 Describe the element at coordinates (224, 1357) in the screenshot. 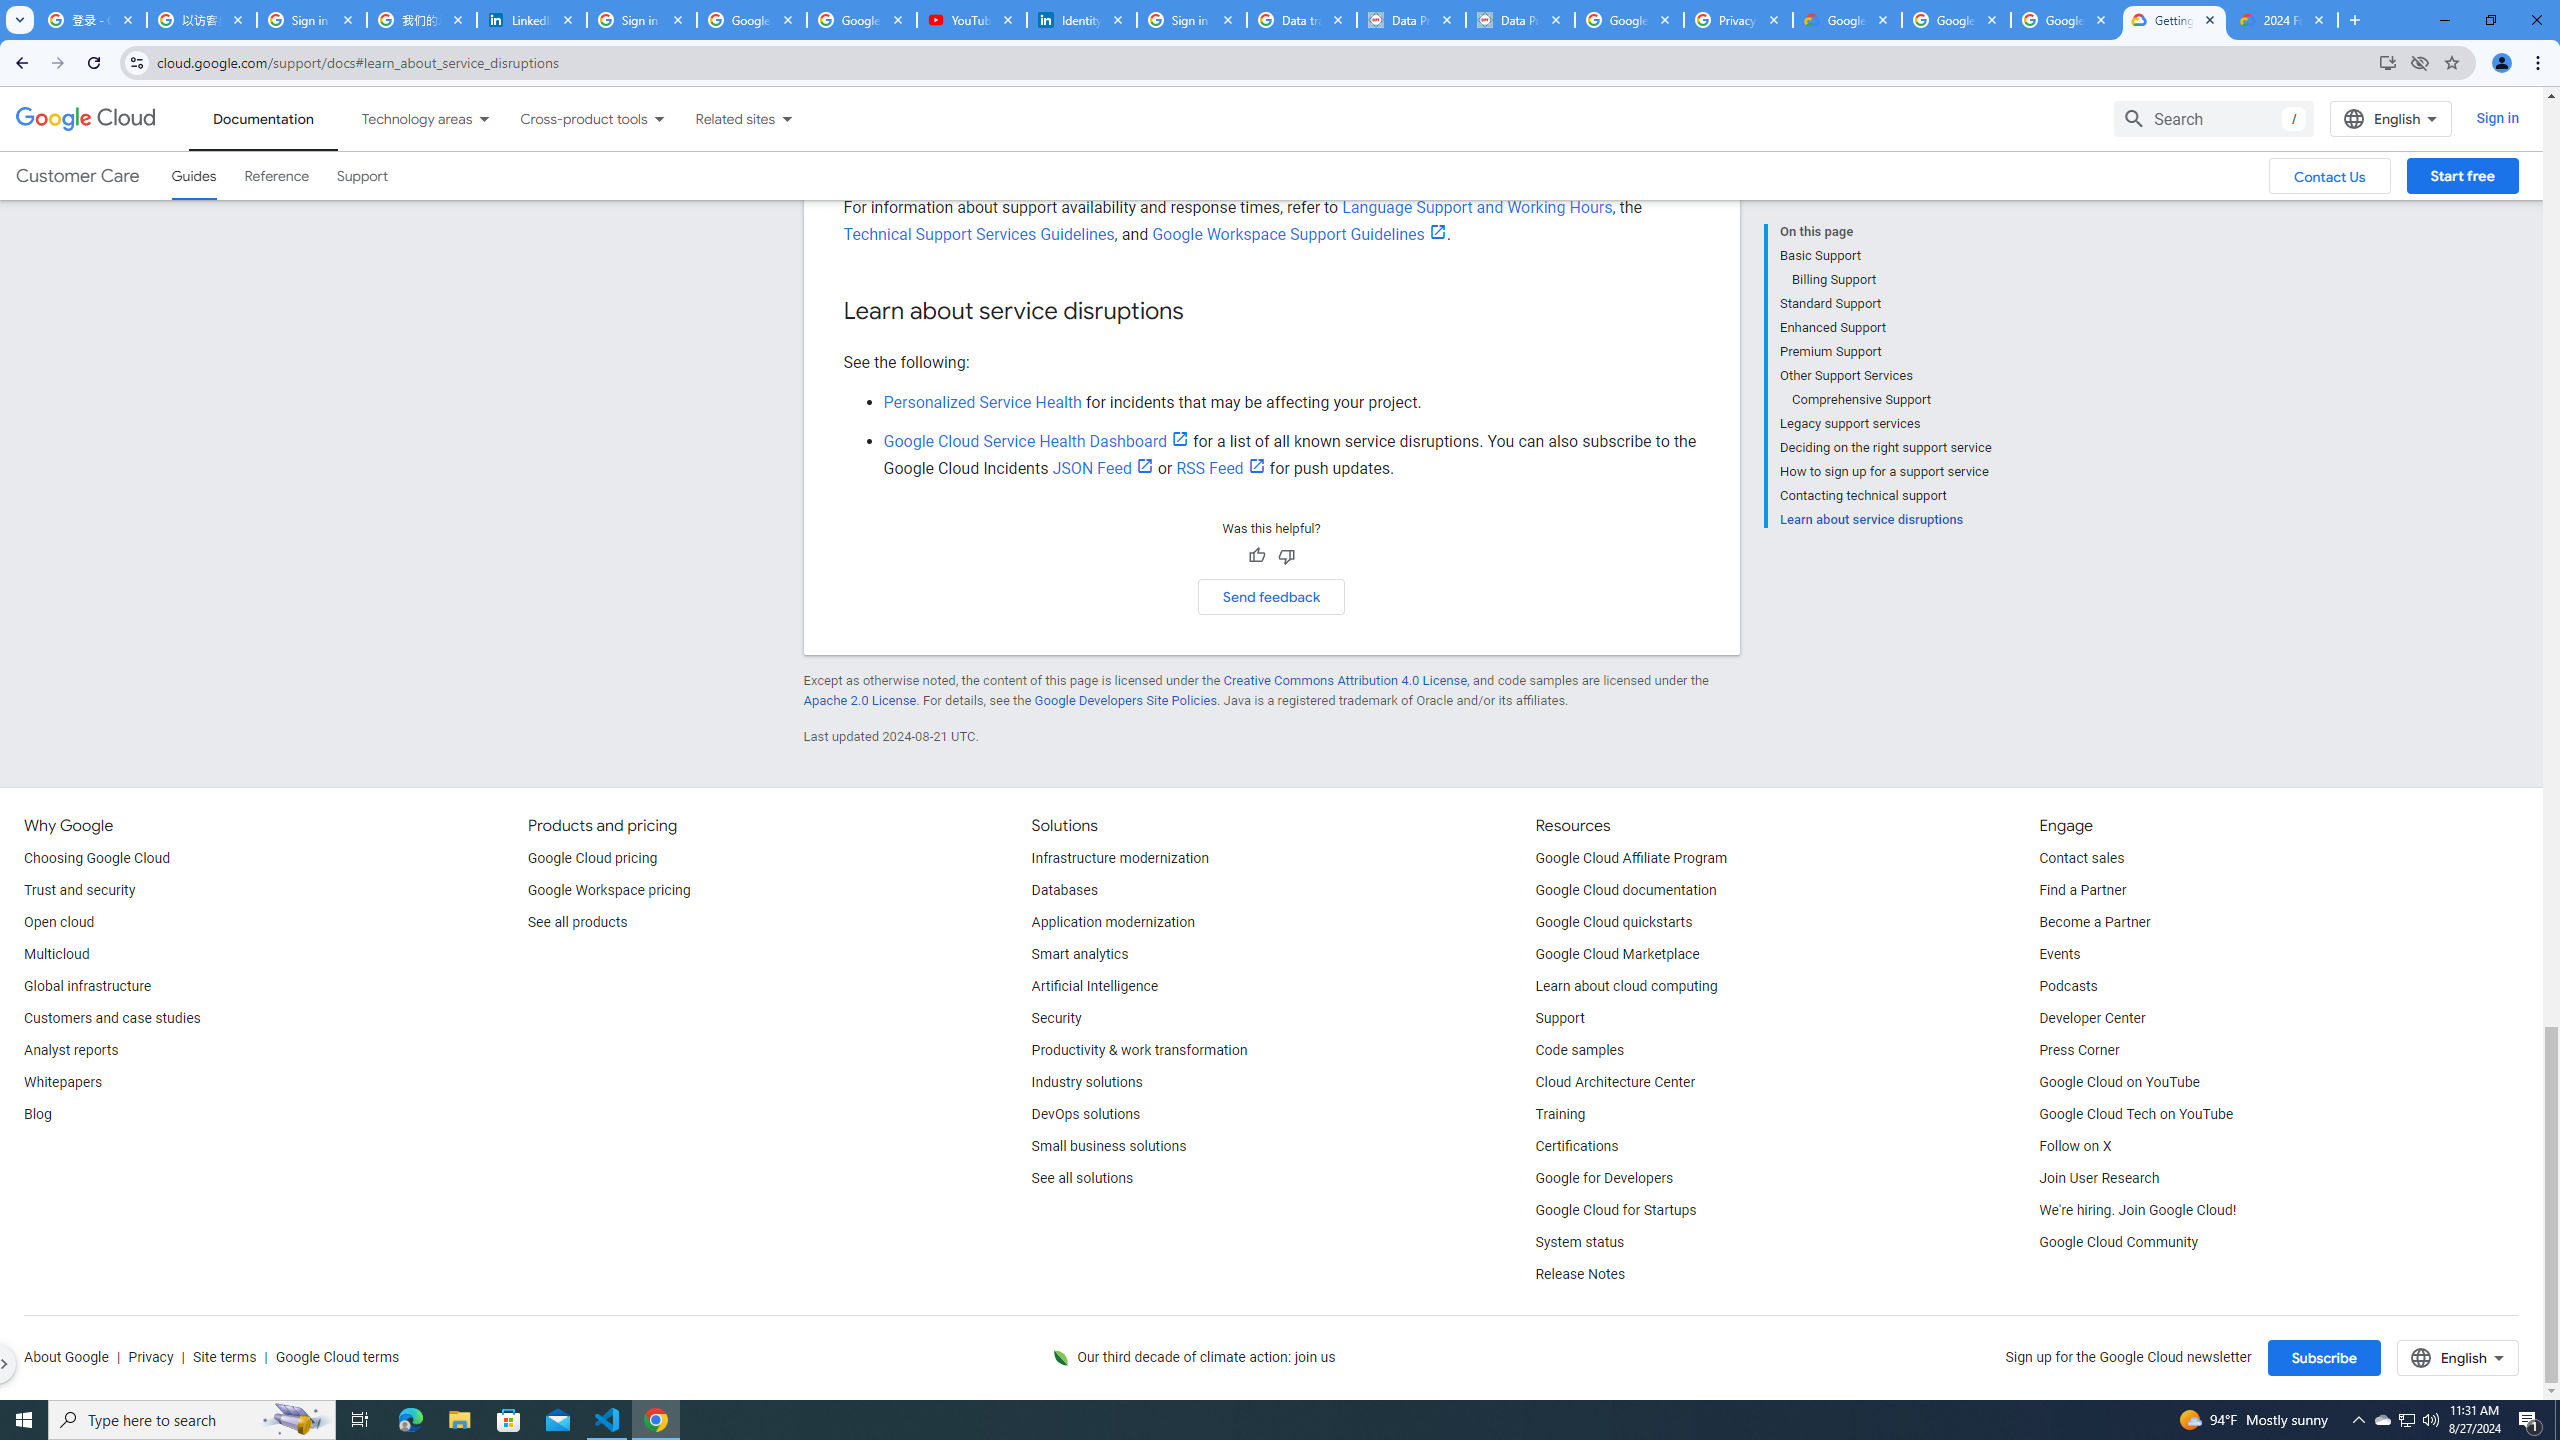

I see `'Site terms'` at that location.